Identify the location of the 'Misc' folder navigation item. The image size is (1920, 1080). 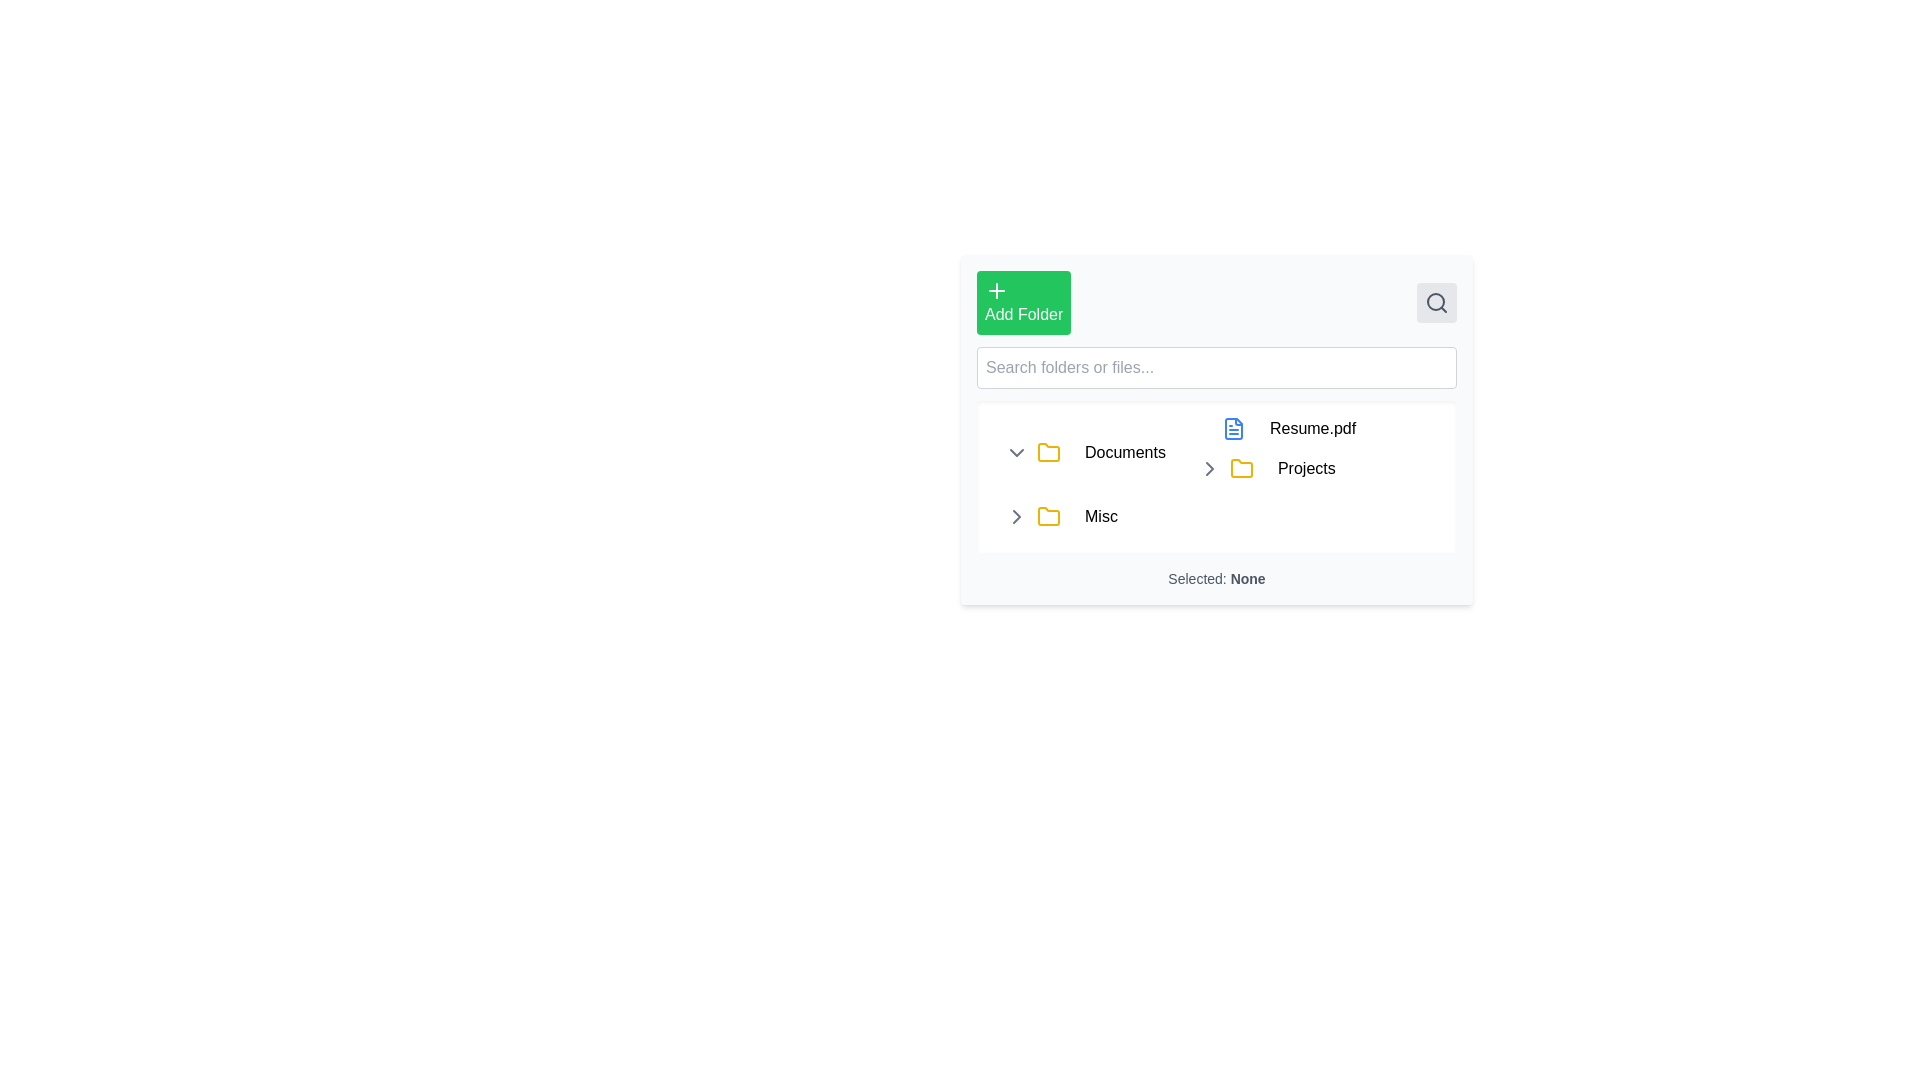
(1223, 515).